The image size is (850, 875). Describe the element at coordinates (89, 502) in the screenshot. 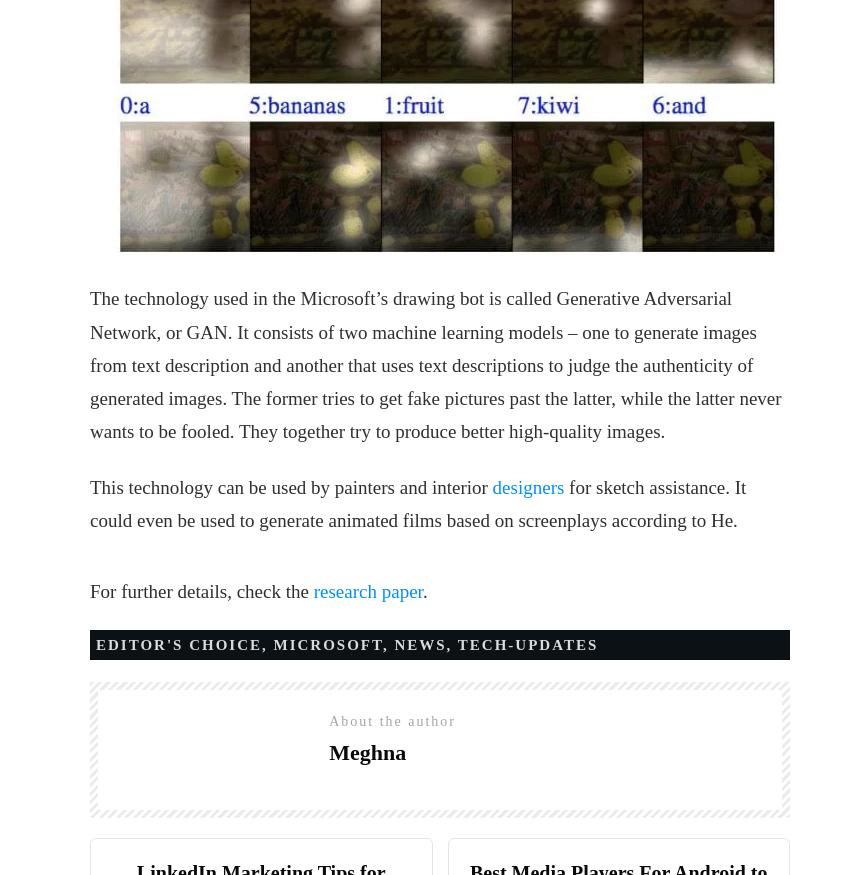

I see `'for sketch assistance. It could even be used to generate animated films based on screenplays according to He.'` at that location.